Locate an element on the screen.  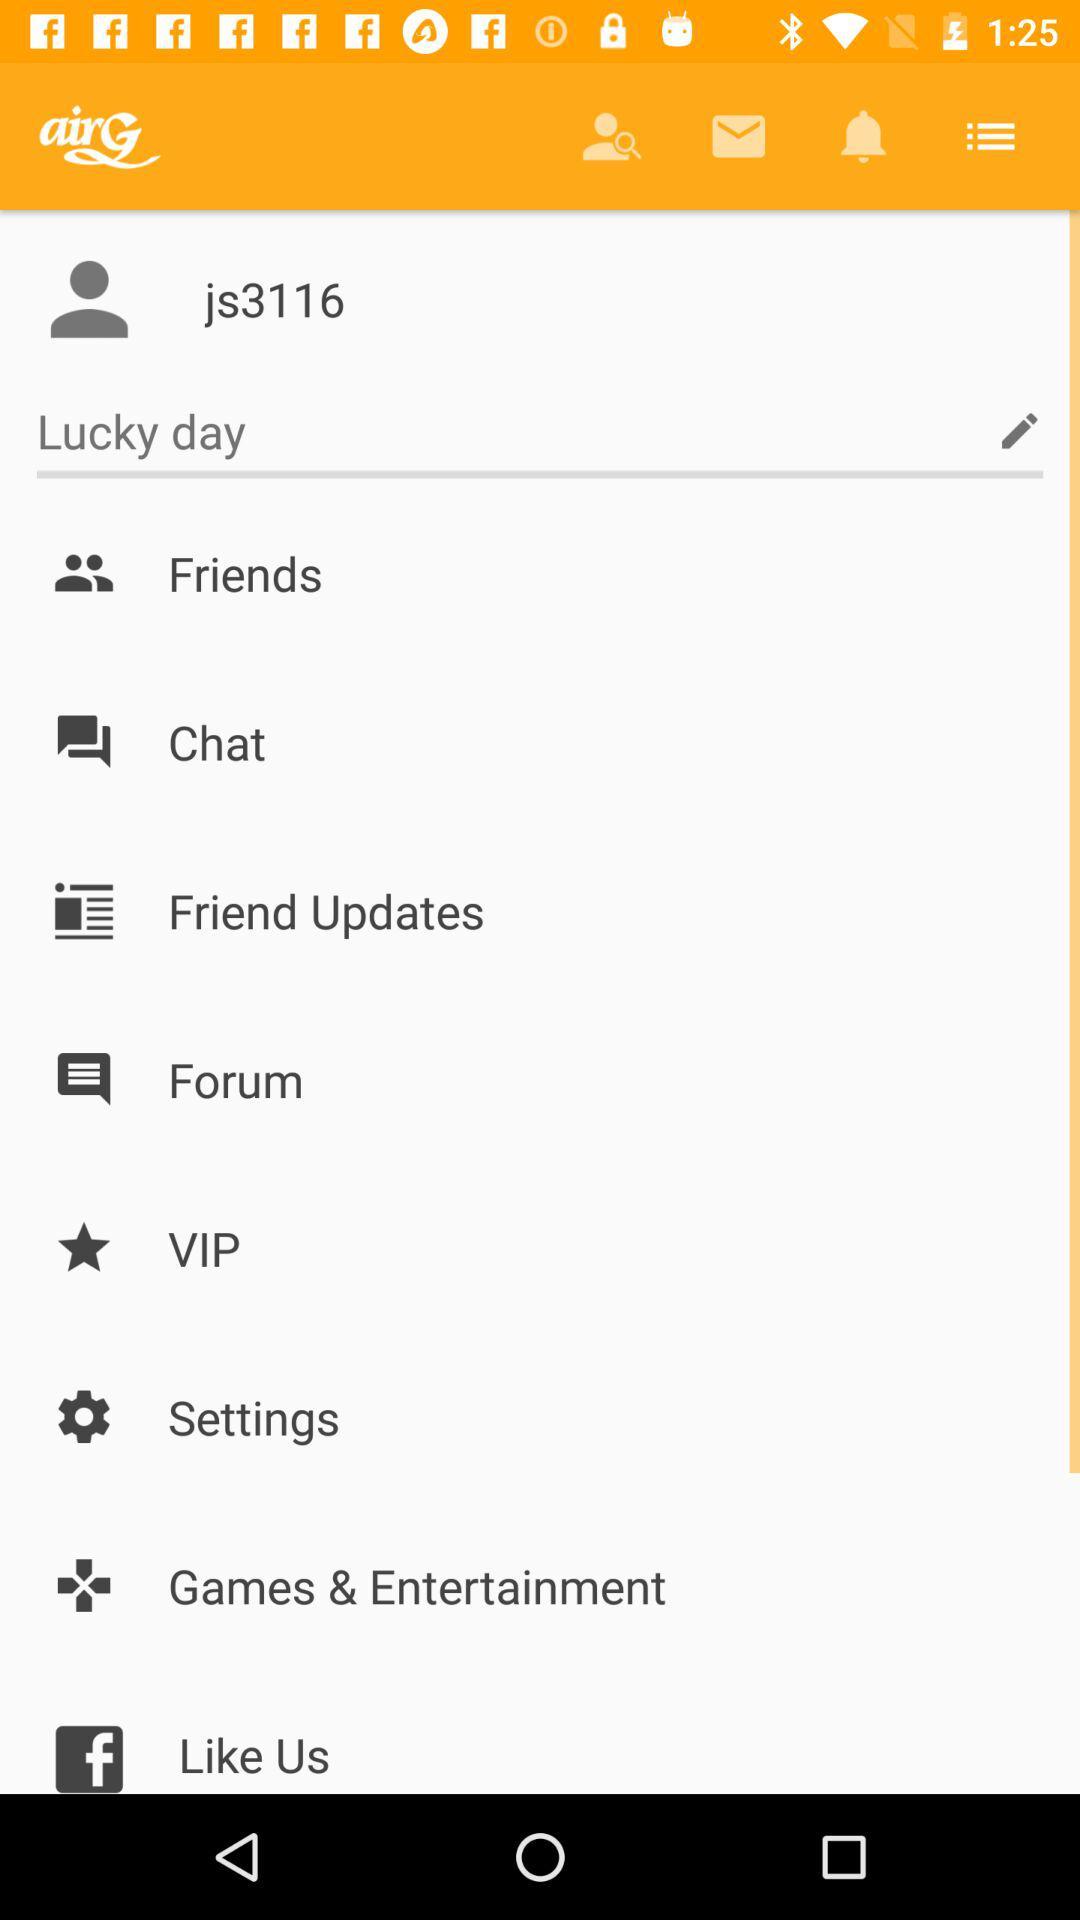
open profile is located at coordinates (88, 298).